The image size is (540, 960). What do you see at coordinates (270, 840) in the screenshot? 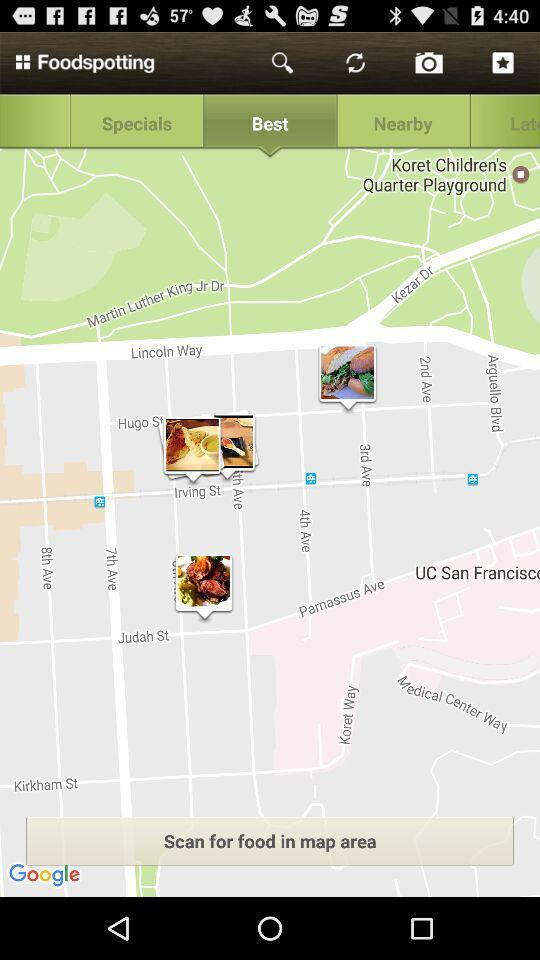
I see `the icon at the bottom` at bounding box center [270, 840].